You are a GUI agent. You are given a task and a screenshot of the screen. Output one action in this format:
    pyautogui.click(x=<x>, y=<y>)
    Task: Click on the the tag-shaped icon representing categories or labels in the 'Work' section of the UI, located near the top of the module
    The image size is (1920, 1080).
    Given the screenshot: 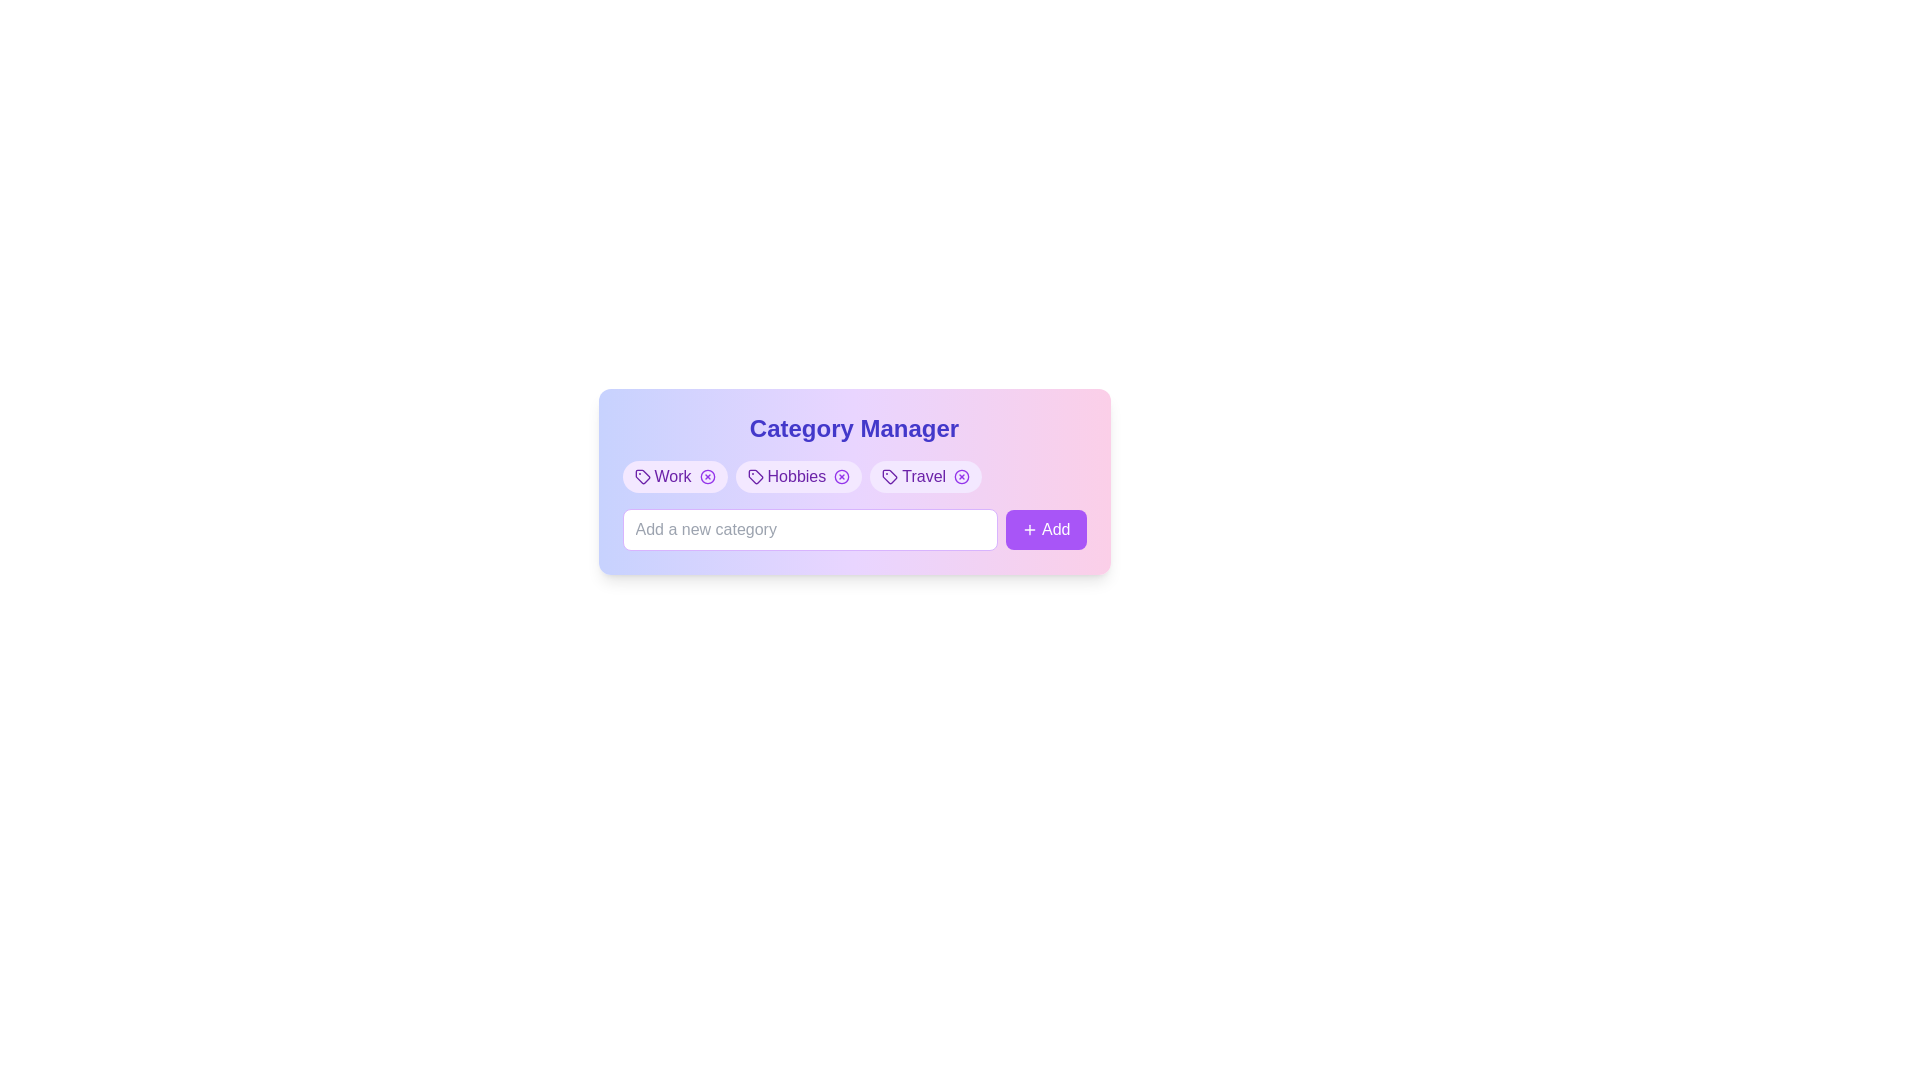 What is the action you would take?
    pyautogui.click(x=642, y=477)
    